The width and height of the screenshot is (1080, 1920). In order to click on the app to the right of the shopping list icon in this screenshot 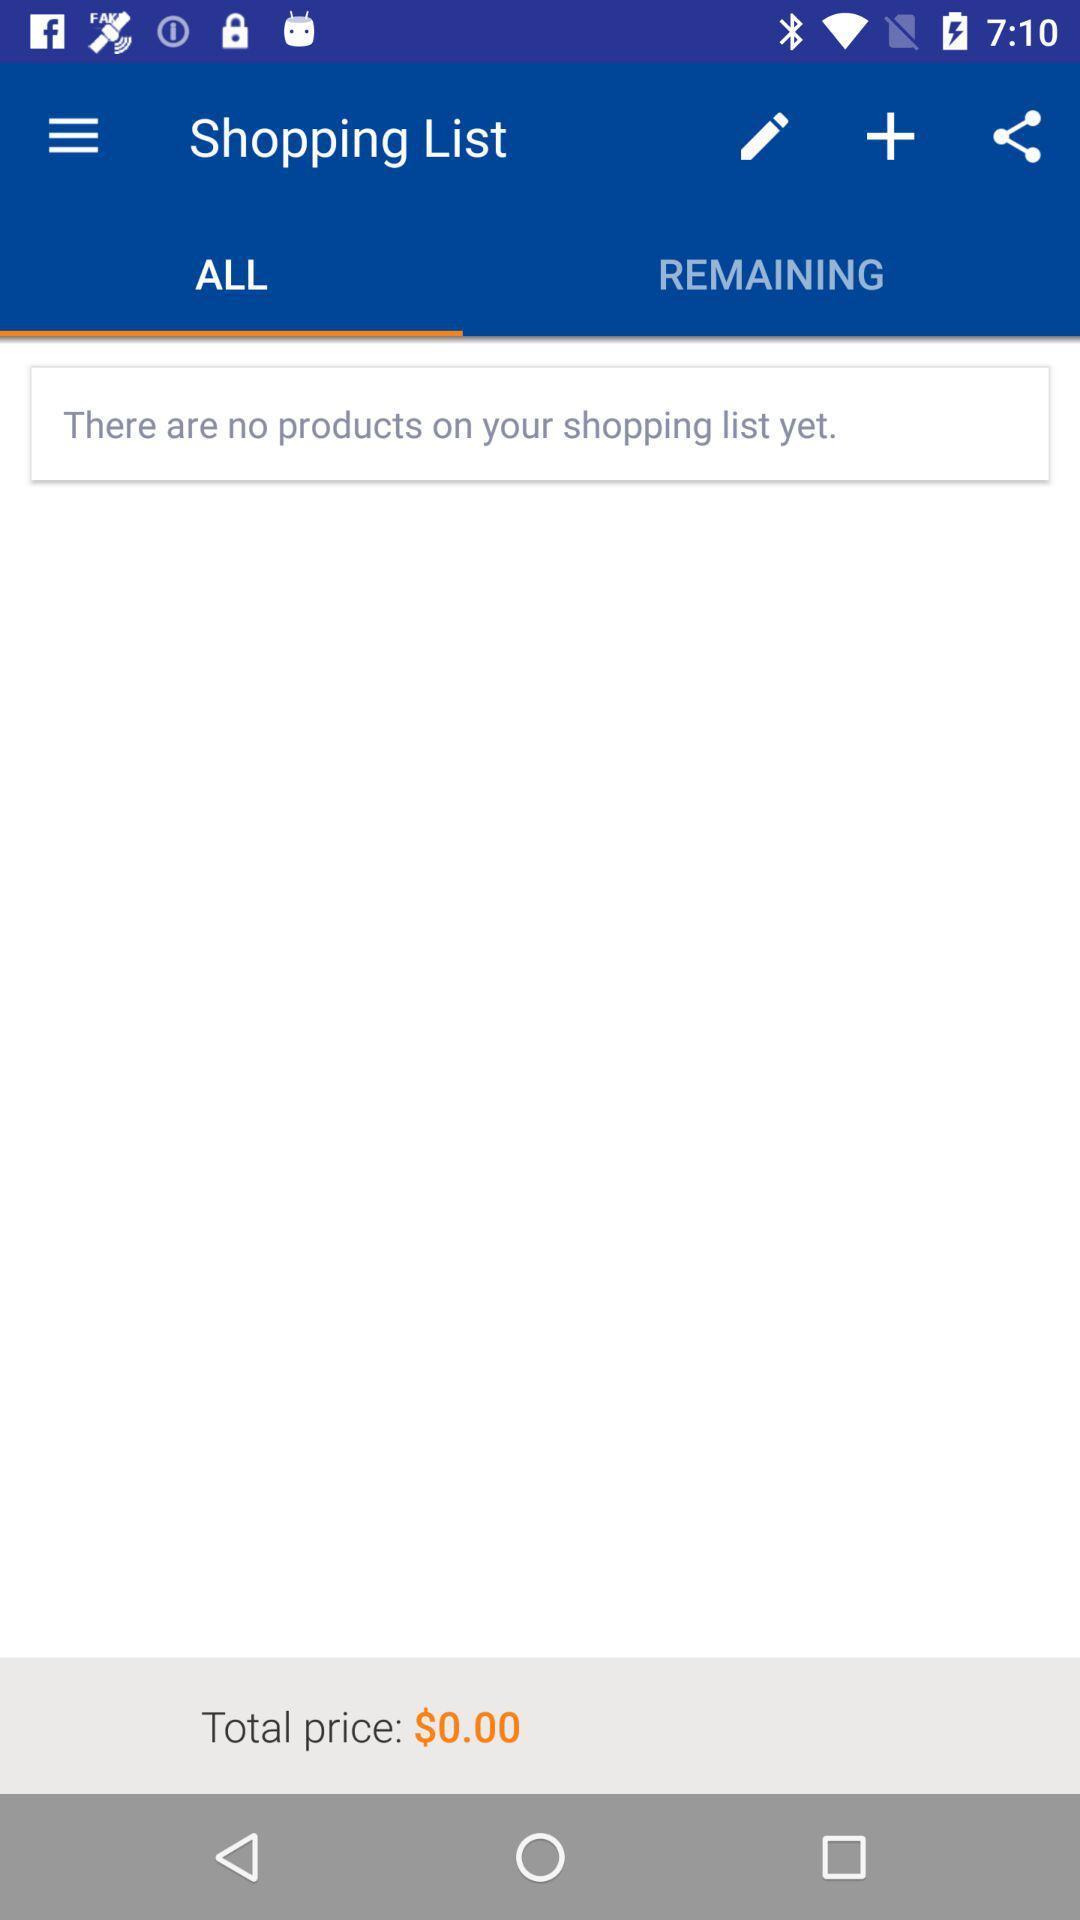, I will do `click(764, 135)`.